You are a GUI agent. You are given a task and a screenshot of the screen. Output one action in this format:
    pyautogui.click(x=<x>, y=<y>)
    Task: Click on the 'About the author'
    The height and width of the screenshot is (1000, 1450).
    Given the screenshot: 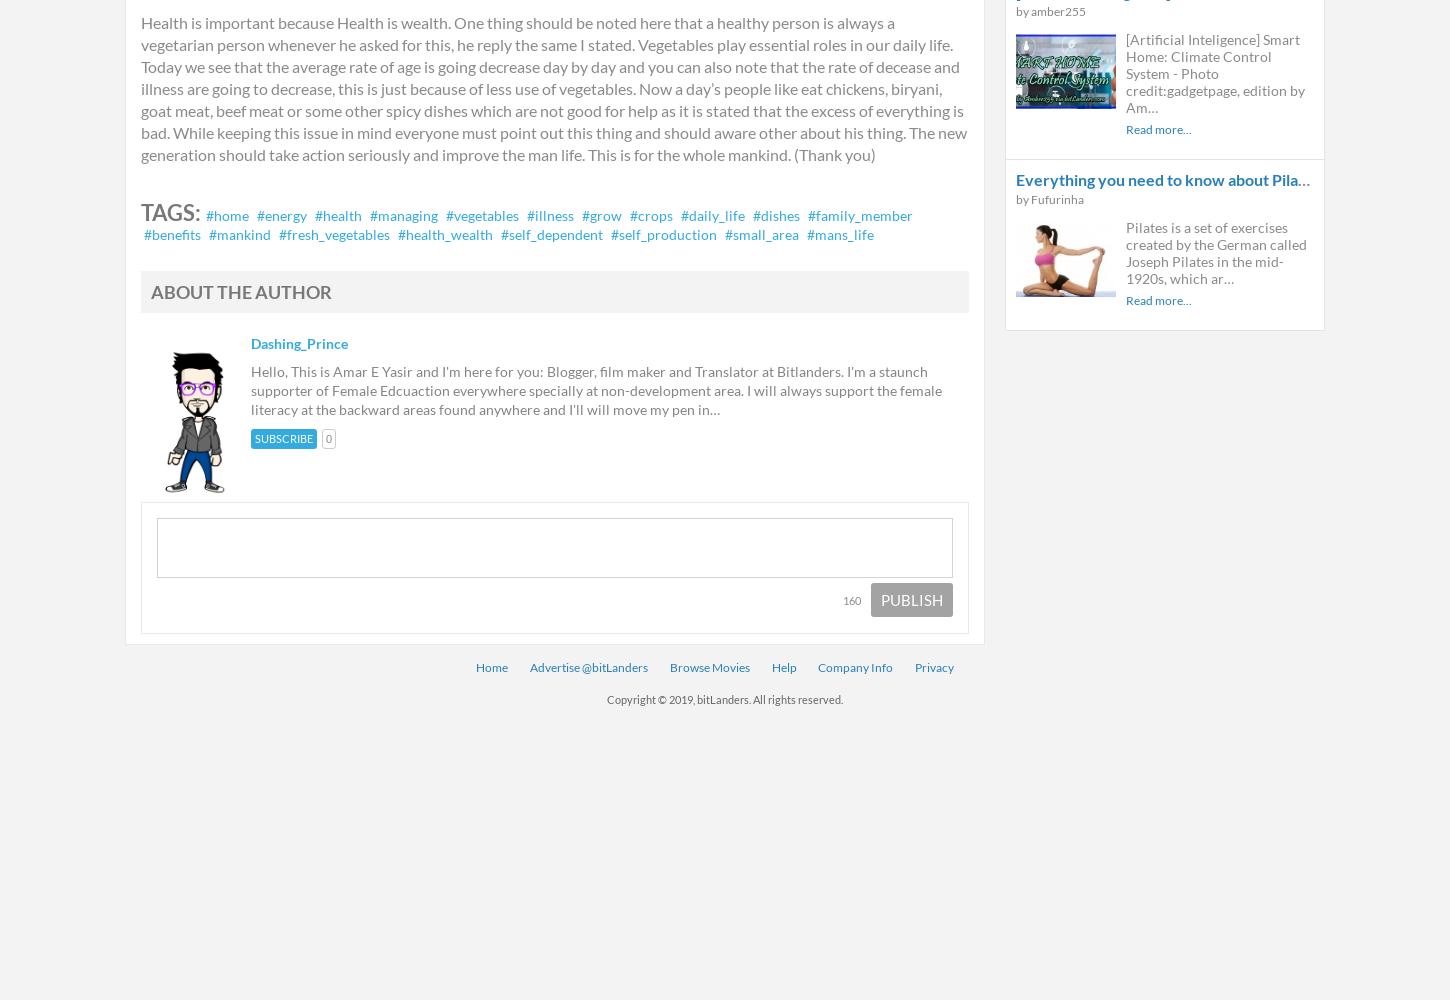 What is the action you would take?
    pyautogui.click(x=240, y=292)
    